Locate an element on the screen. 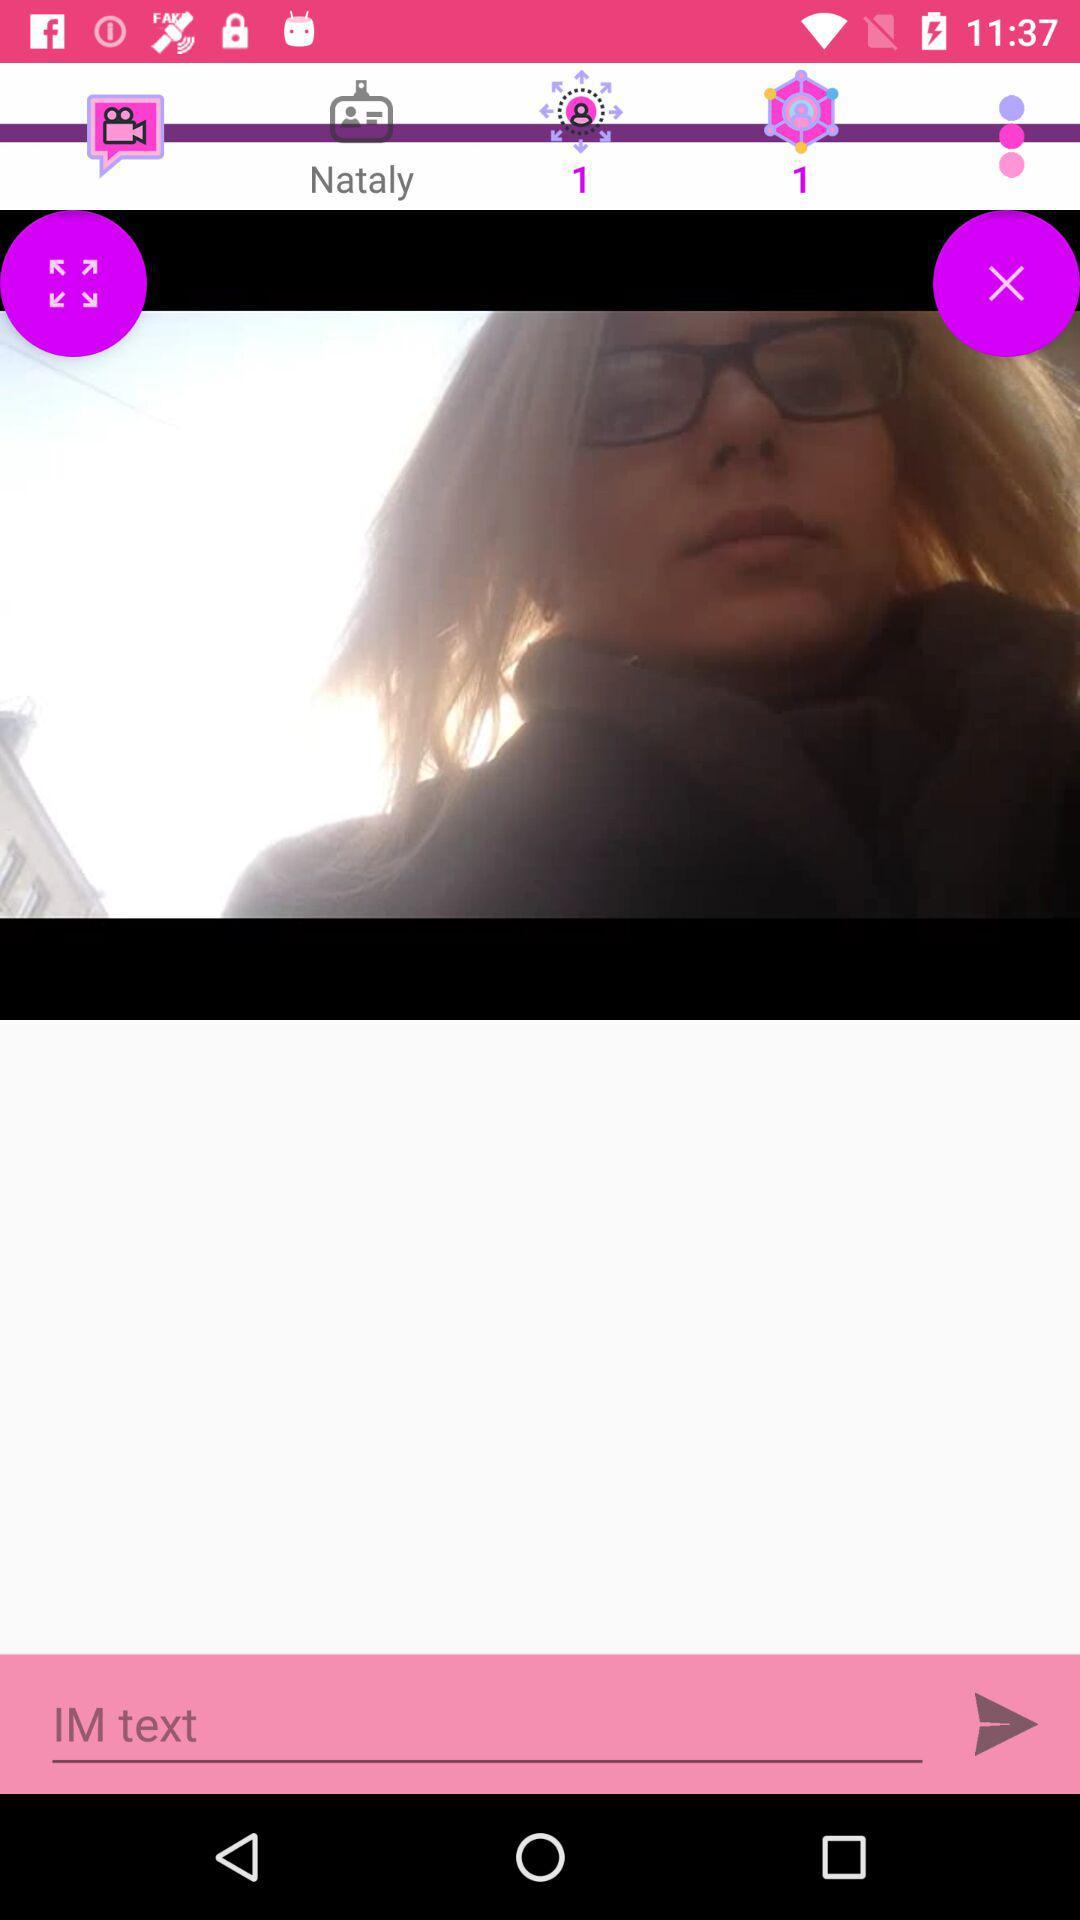  space to enter text is located at coordinates (487, 1723).